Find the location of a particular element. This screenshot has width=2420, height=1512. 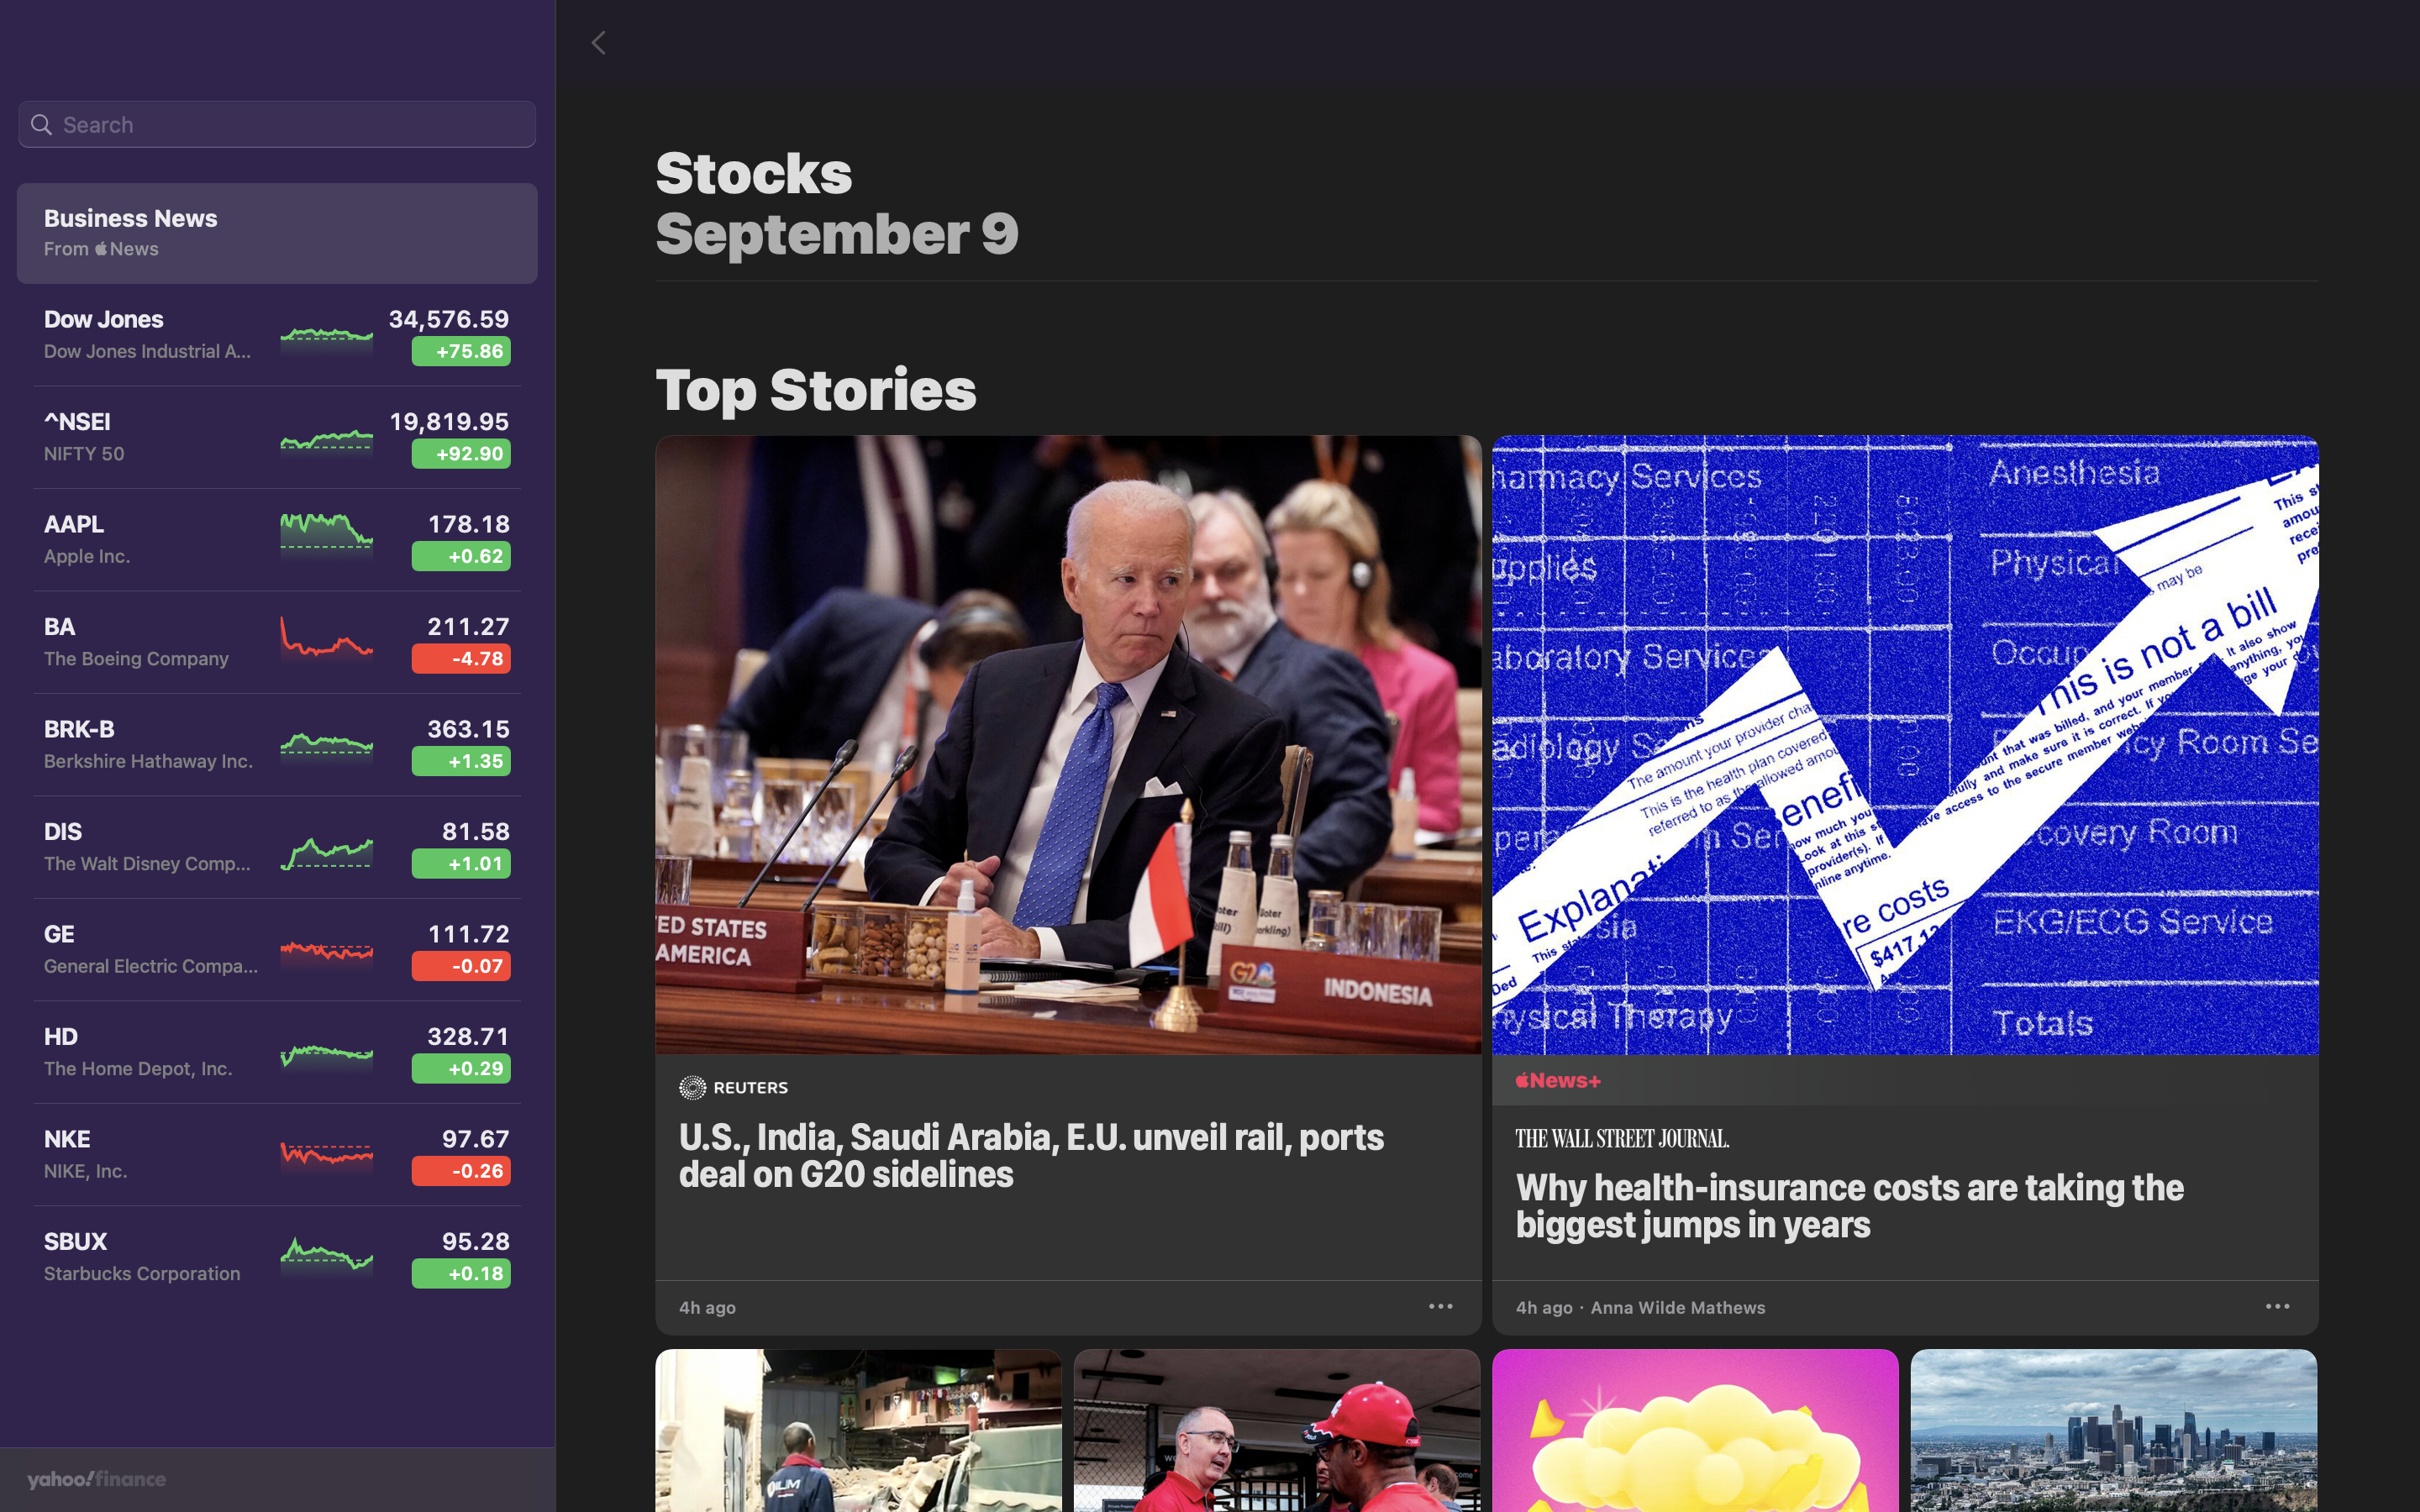

Search for the "Adobe" stock in the bar on top left is located at coordinates (276, 125).